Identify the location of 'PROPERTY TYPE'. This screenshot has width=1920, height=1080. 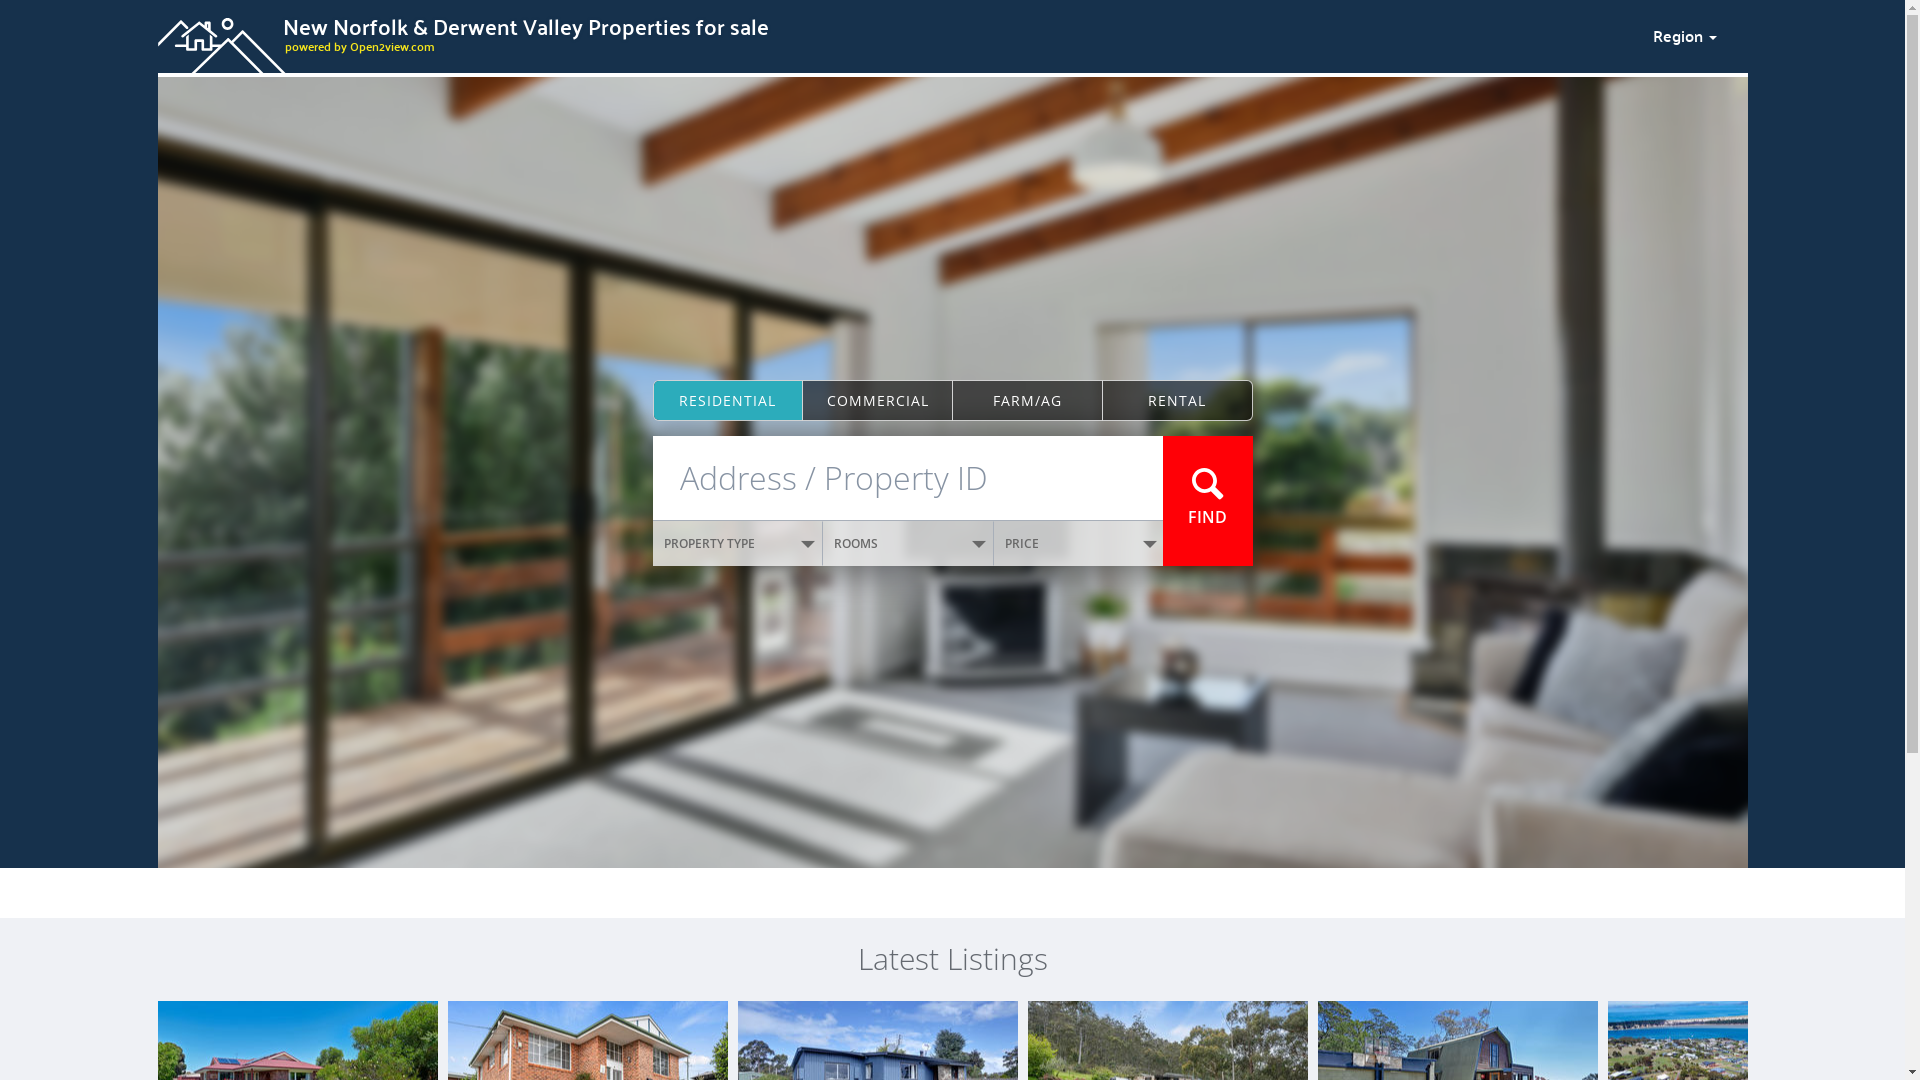
(736, 543).